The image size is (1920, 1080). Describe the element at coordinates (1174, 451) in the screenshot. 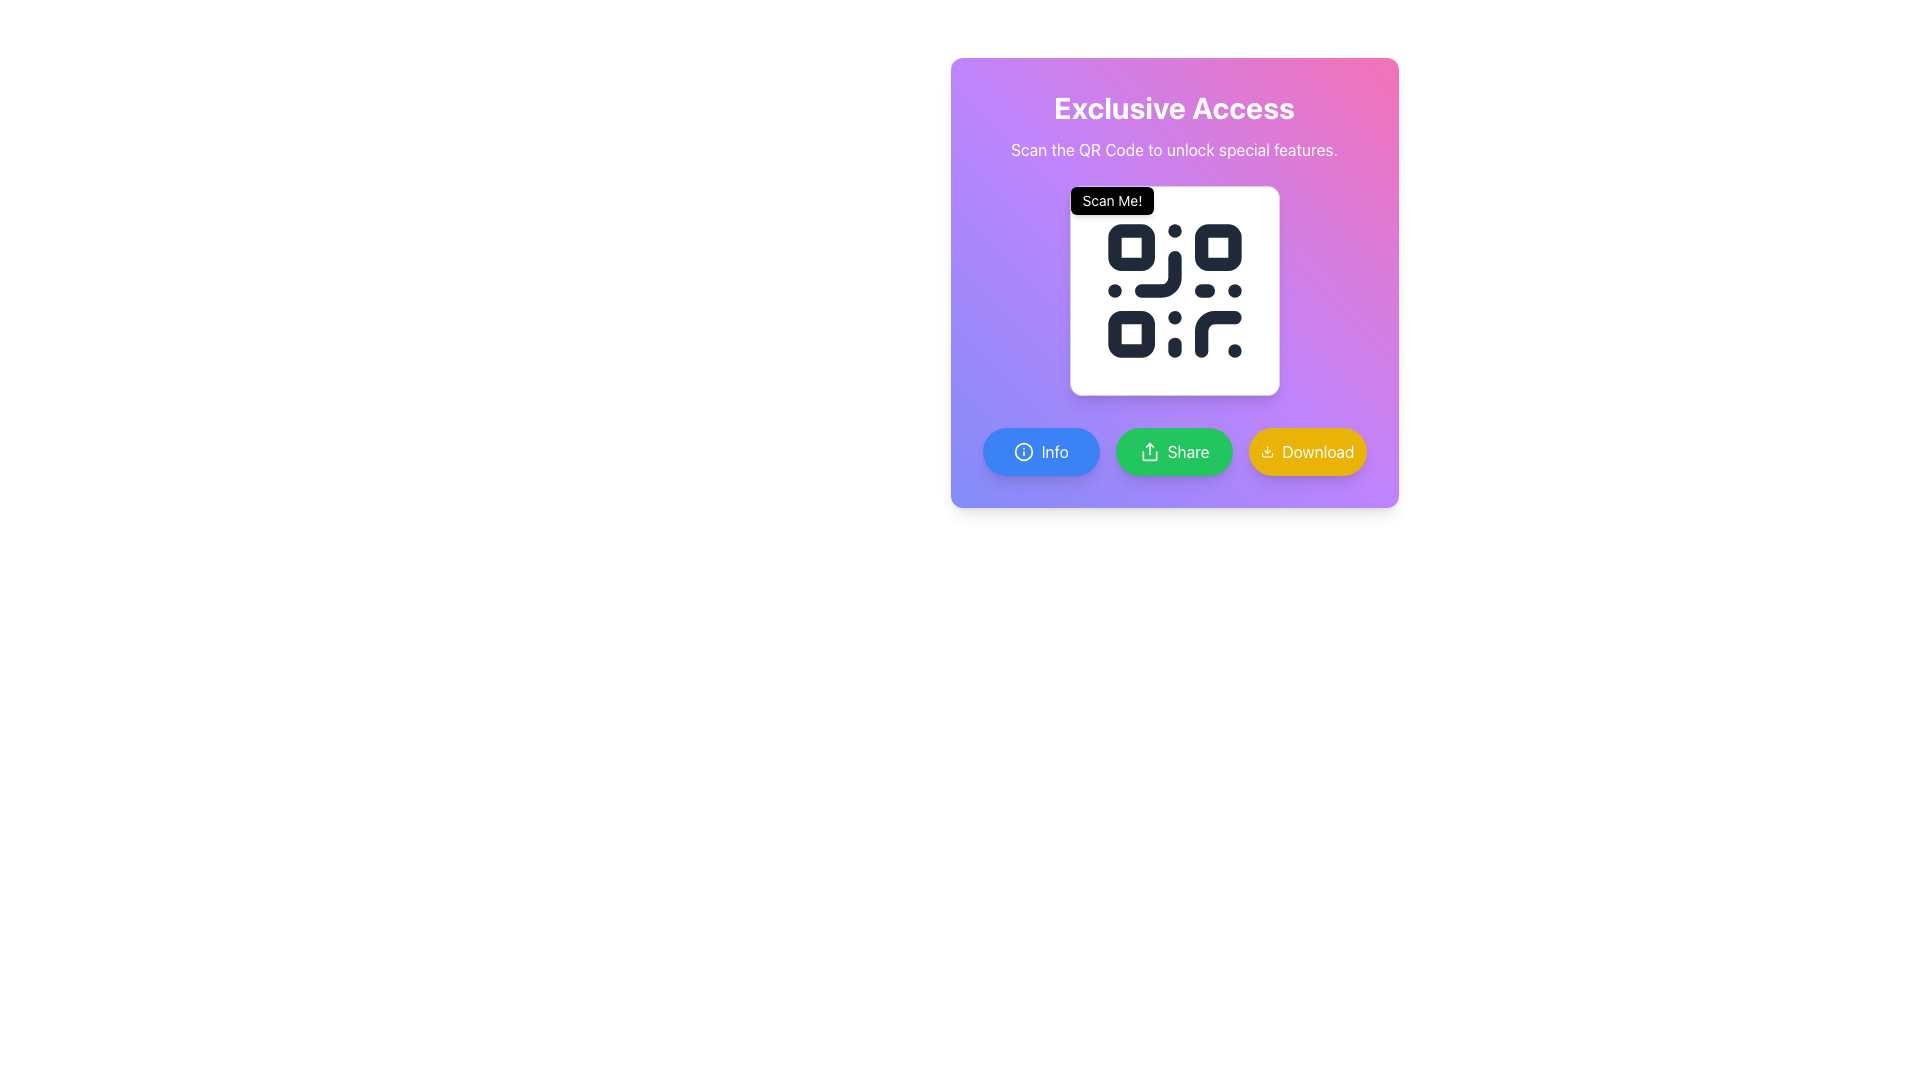

I see `the group of interactive buttons labeled 'Info', 'Share', and 'Download'` at that location.